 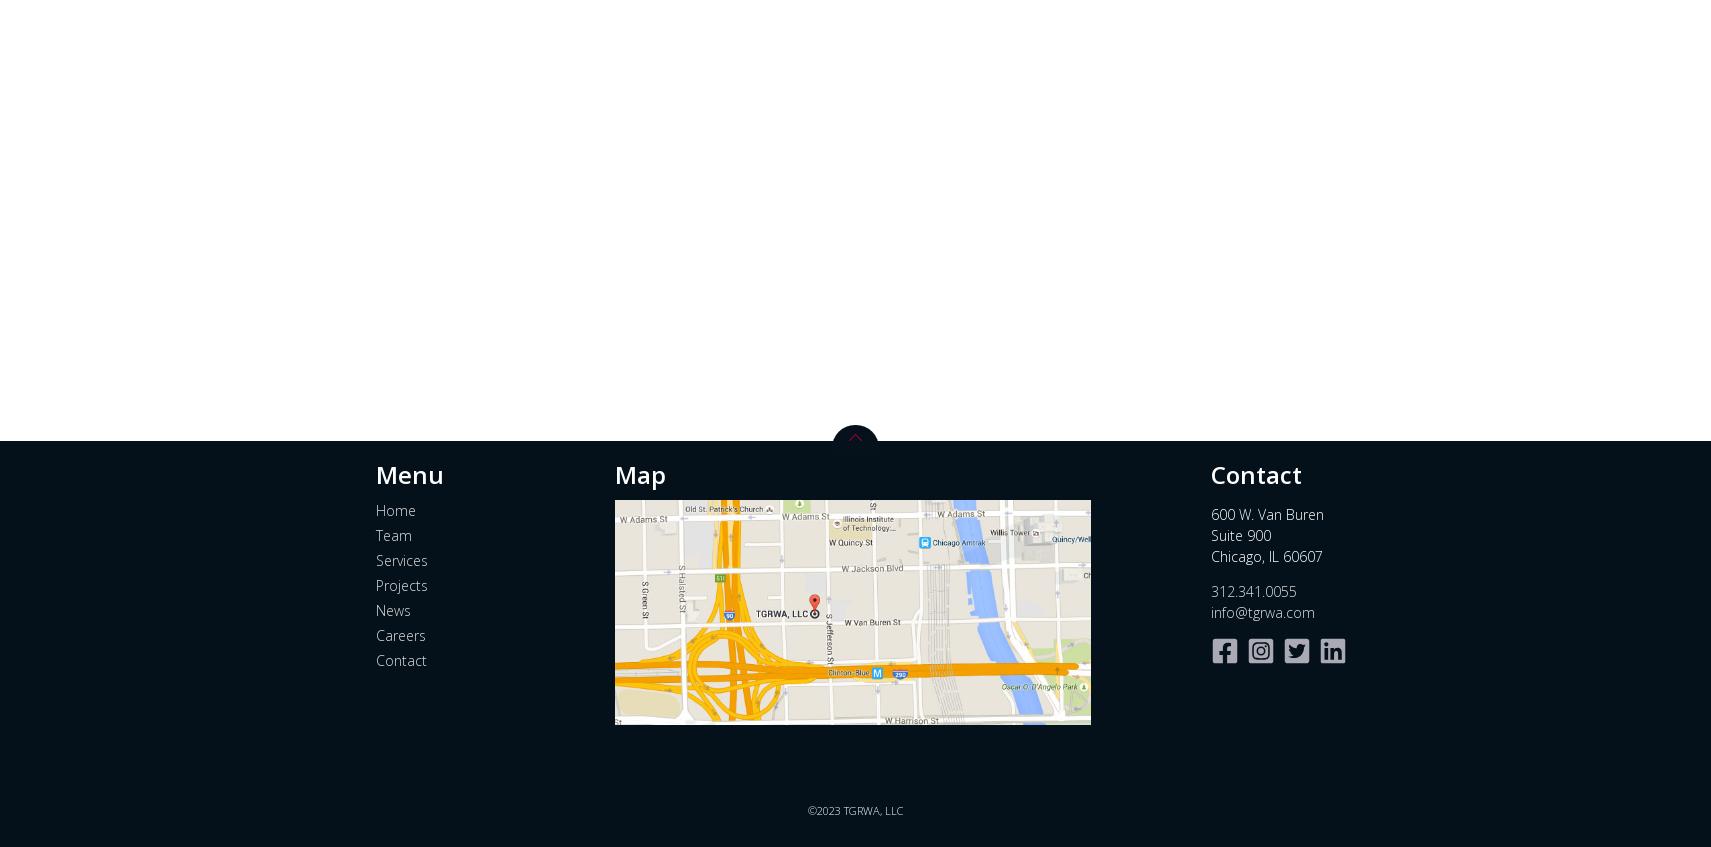 I want to click on 'Map', so click(x=639, y=474).